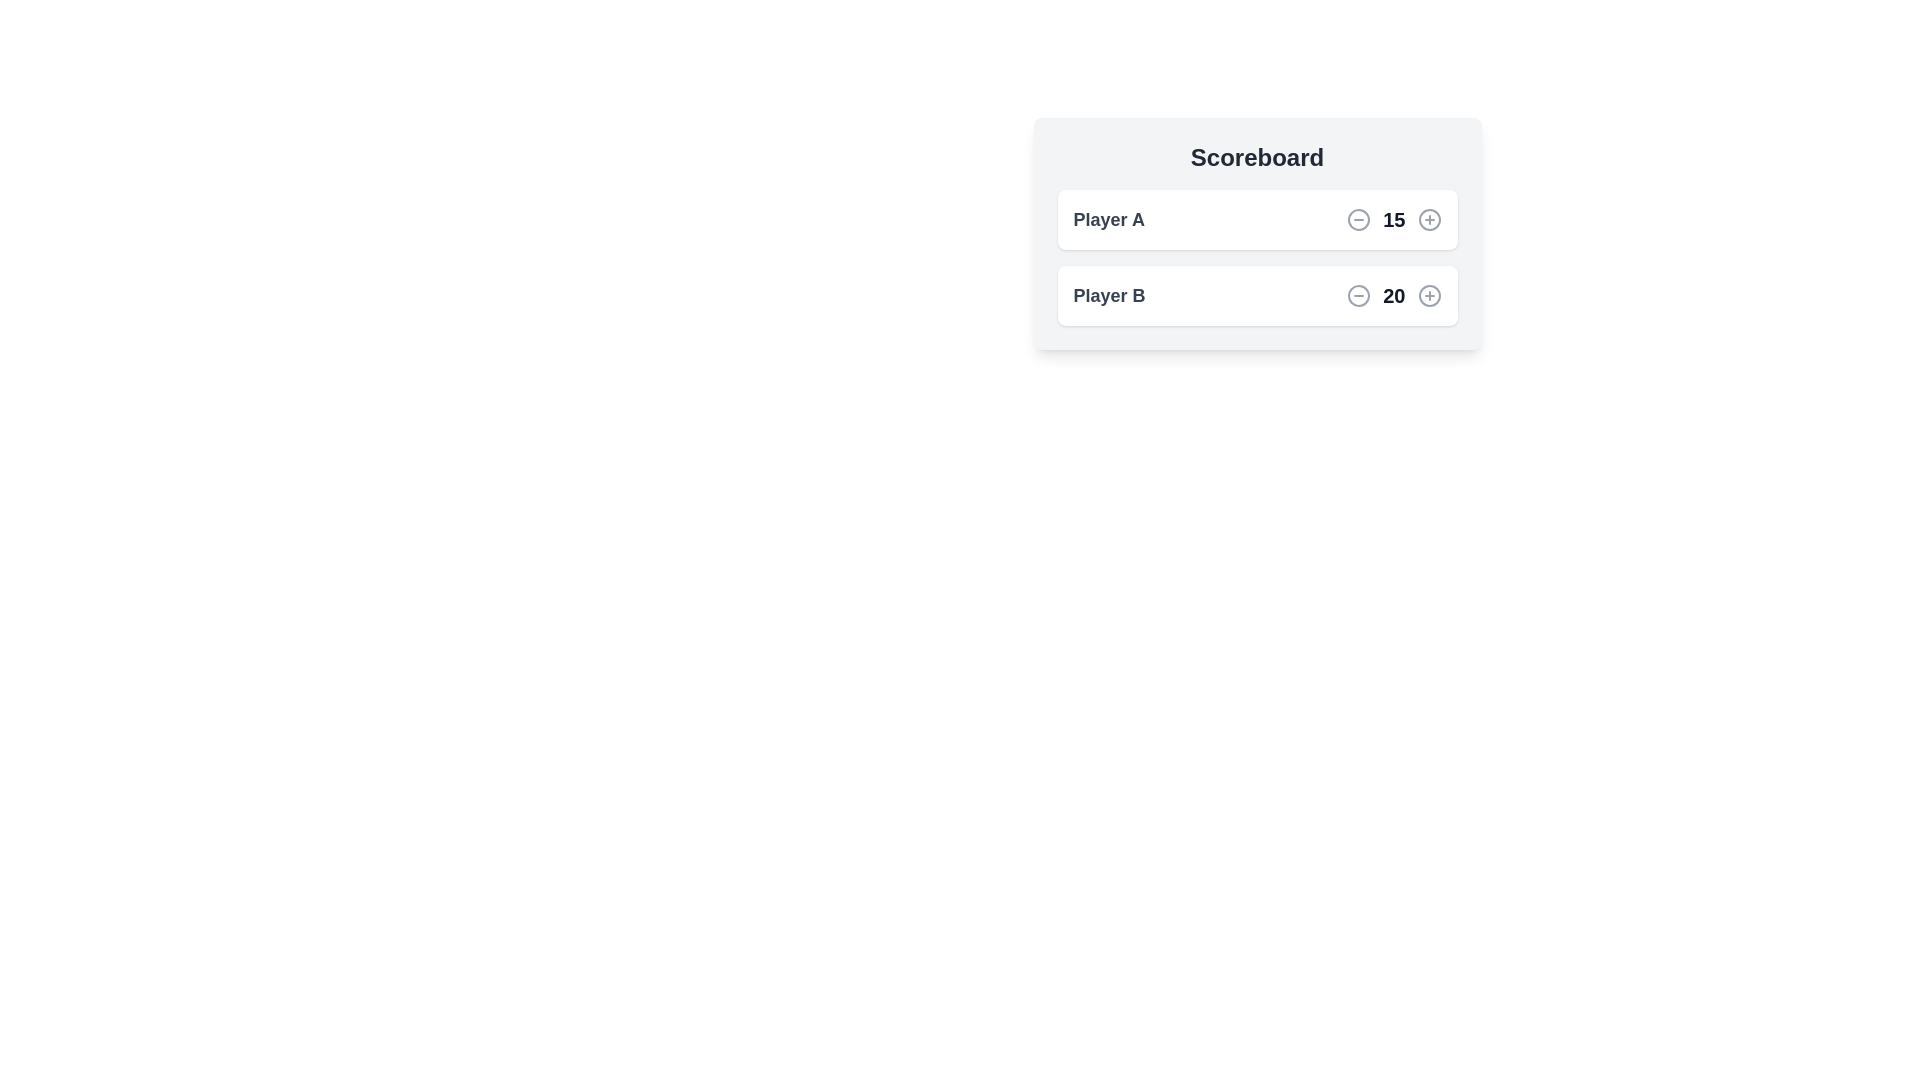 This screenshot has height=1080, width=1920. I want to click on the circular component of the '+' icon located beside the score display for Player A on the scoreboard, so click(1428, 219).